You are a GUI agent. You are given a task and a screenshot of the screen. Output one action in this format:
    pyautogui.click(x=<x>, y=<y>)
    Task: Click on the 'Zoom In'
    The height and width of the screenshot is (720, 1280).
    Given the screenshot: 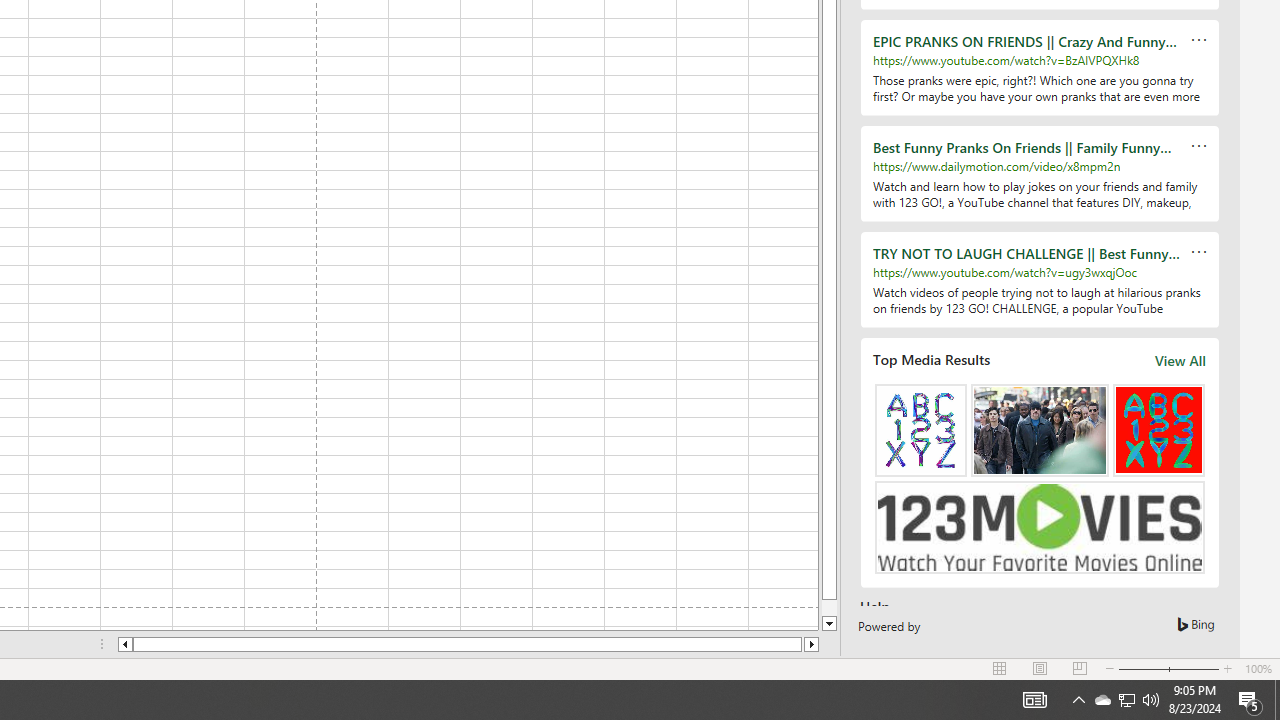 What is the action you would take?
    pyautogui.click(x=1226, y=669)
    